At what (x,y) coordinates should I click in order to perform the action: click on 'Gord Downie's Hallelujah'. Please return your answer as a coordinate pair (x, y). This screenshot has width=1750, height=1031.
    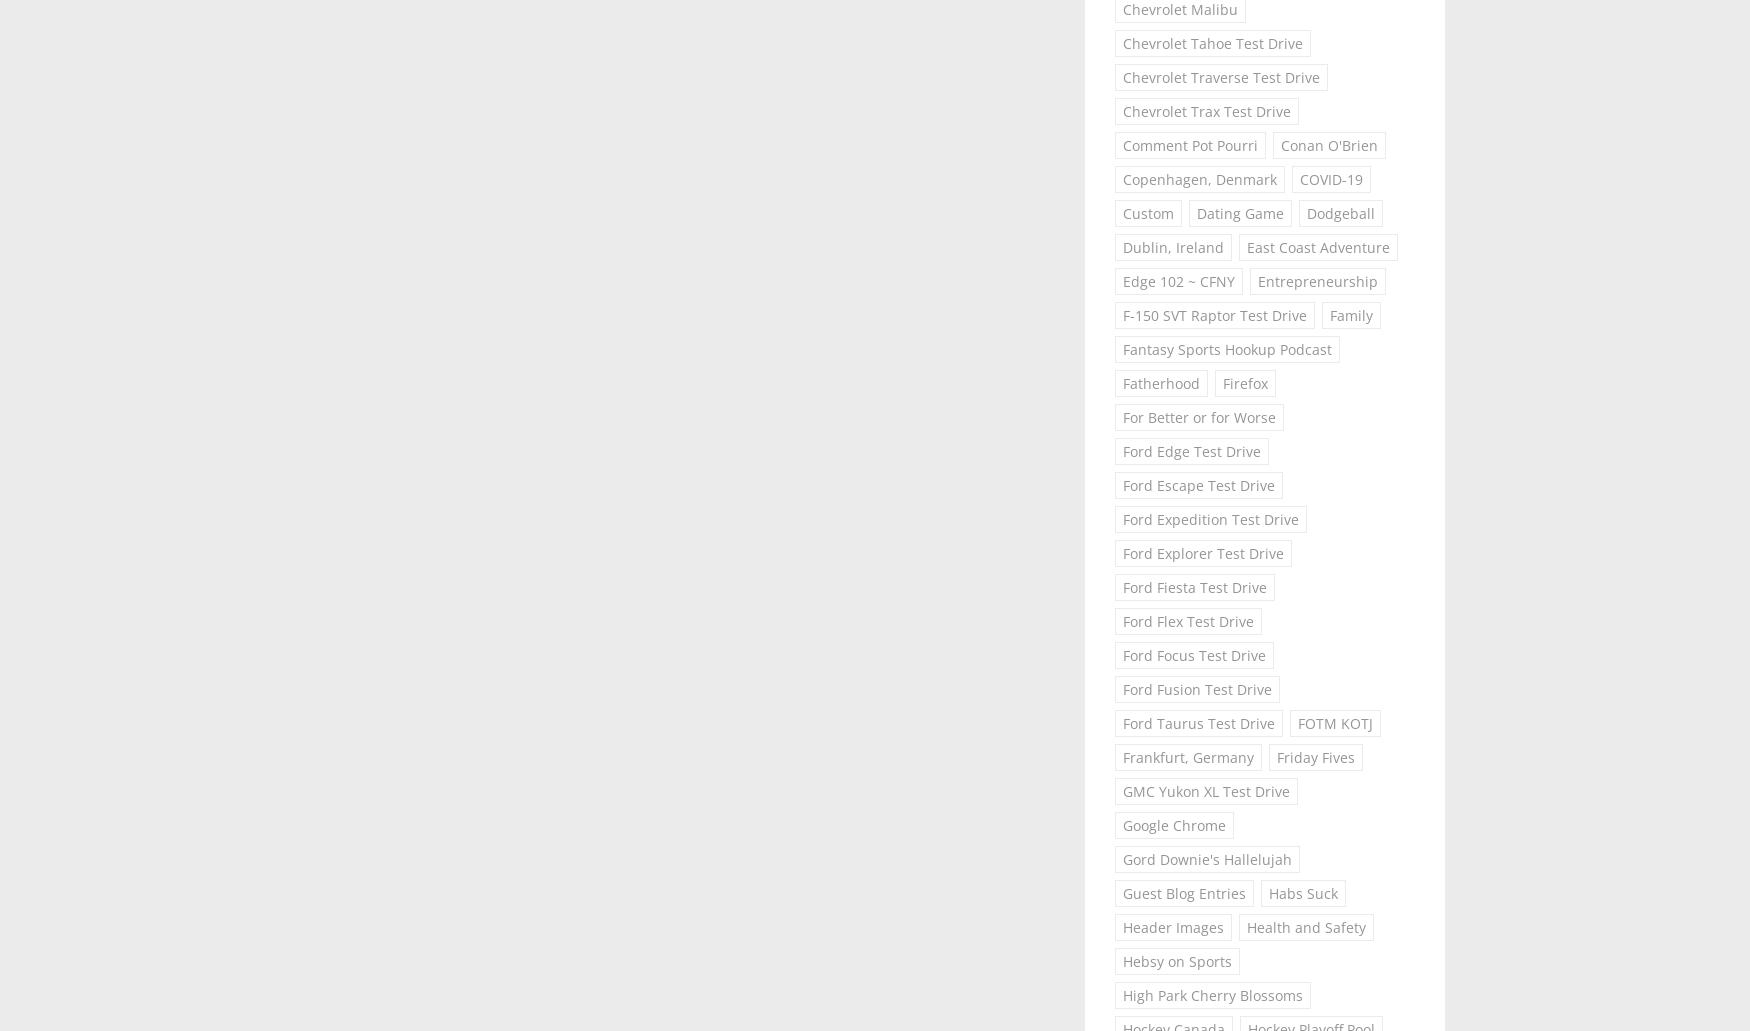
    Looking at the image, I should click on (1207, 858).